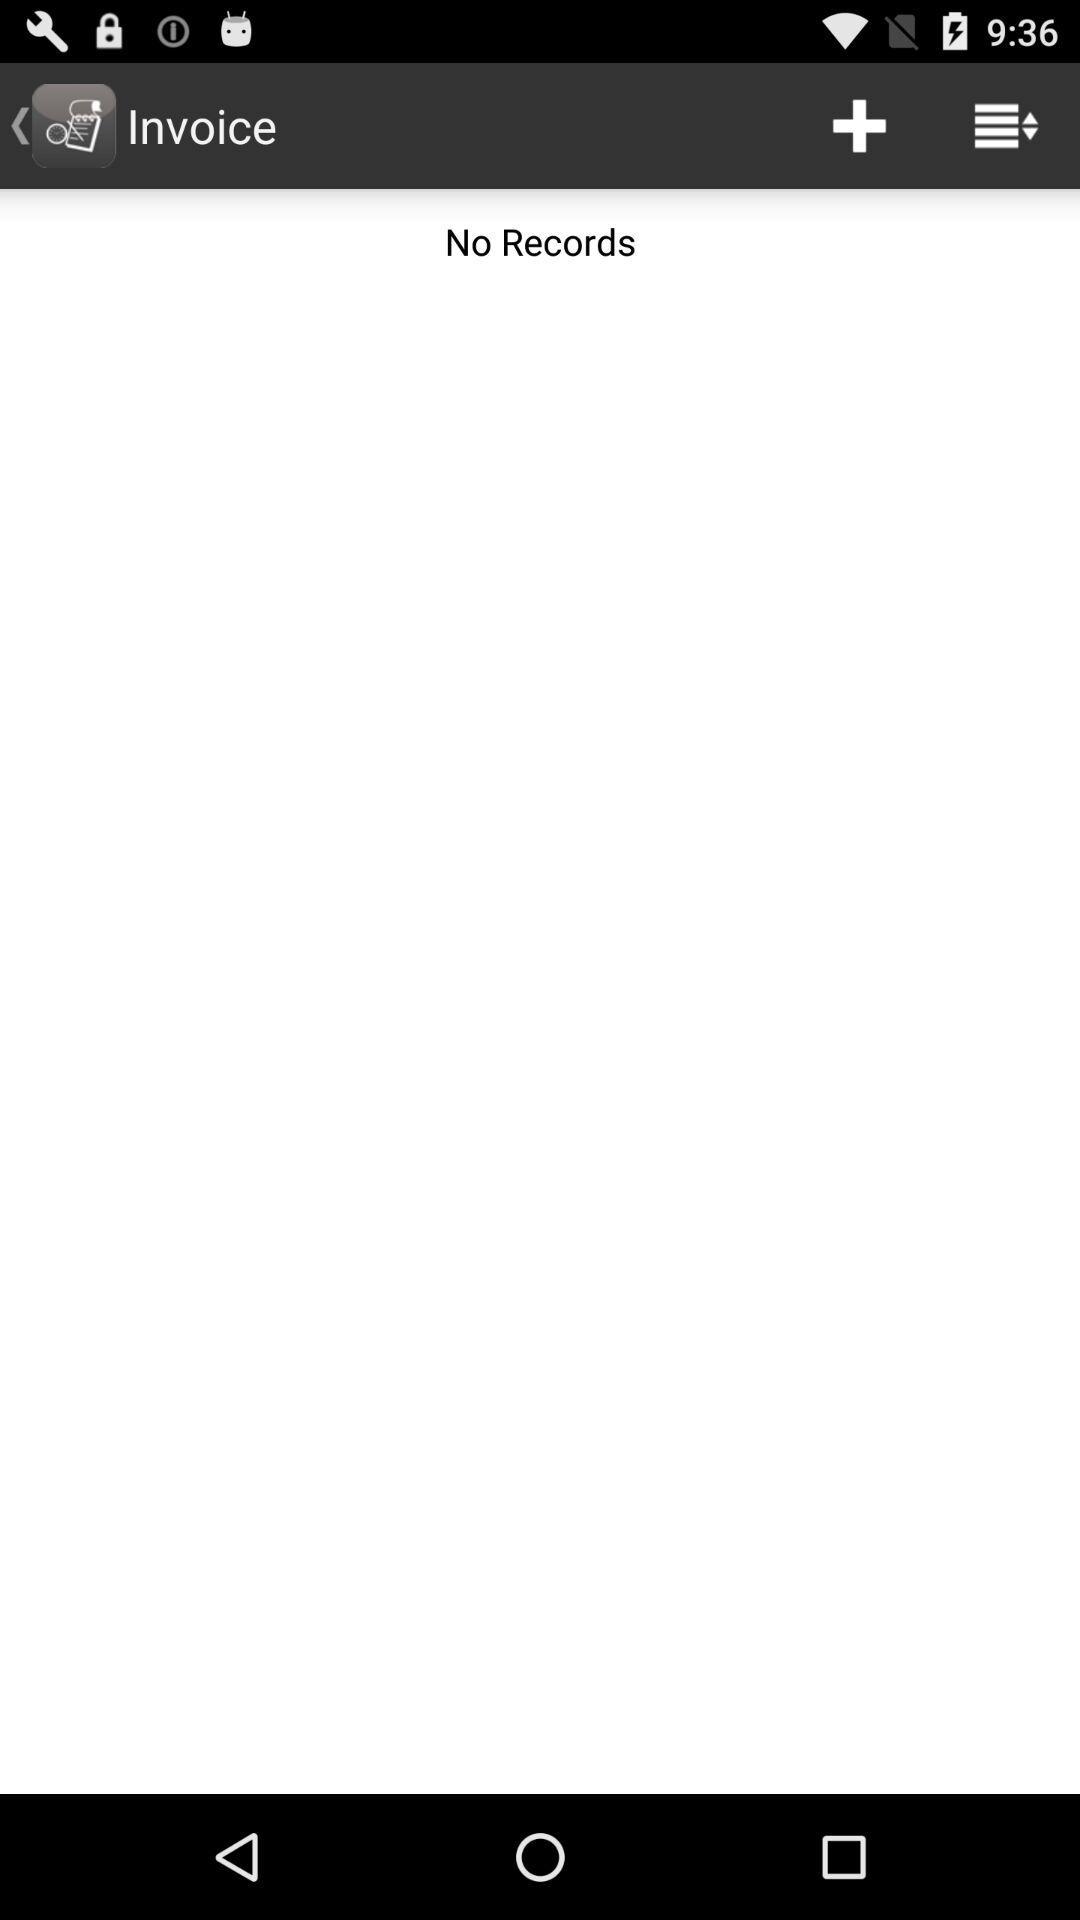 This screenshot has height=1920, width=1080. Describe the element at coordinates (540, 1042) in the screenshot. I see `the icon below the no records icon` at that location.